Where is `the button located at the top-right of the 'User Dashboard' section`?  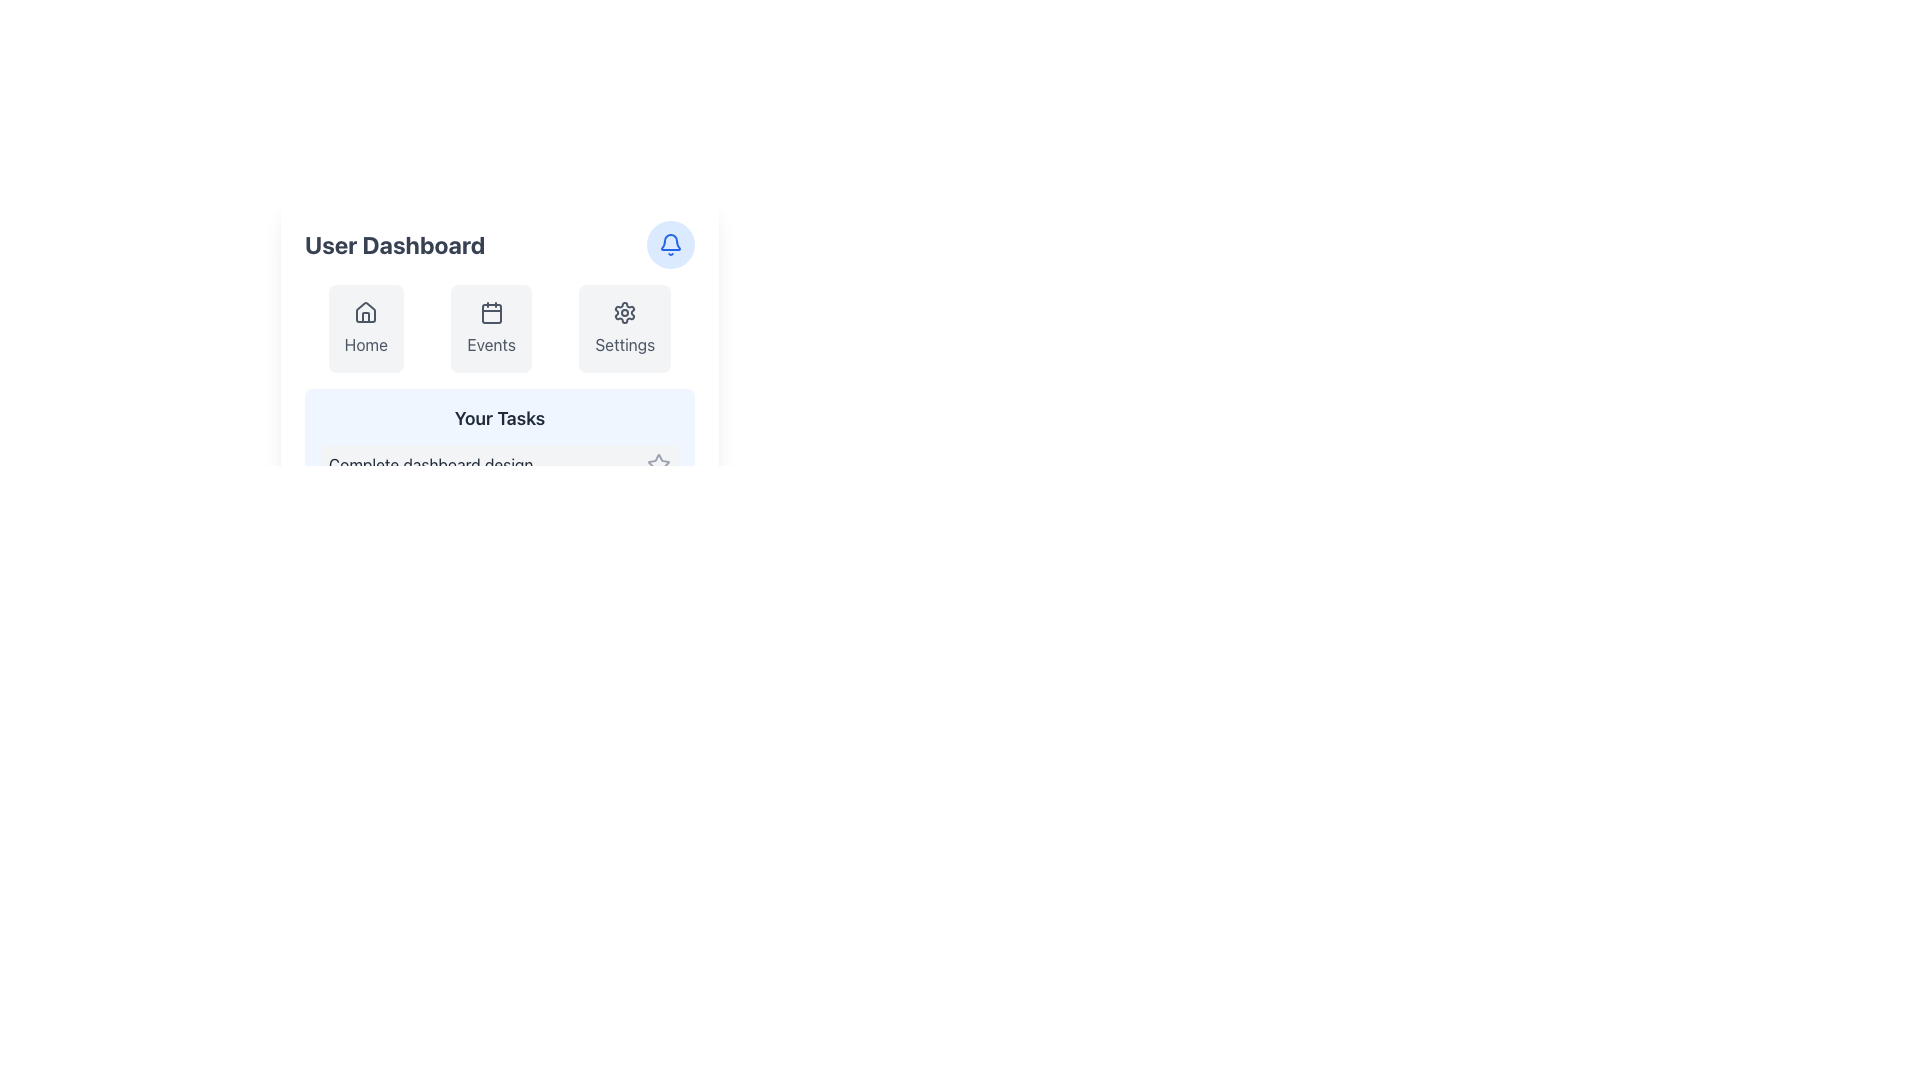
the button located at the top-right of the 'User Dashboard' section is located at coordinates (671, 244).